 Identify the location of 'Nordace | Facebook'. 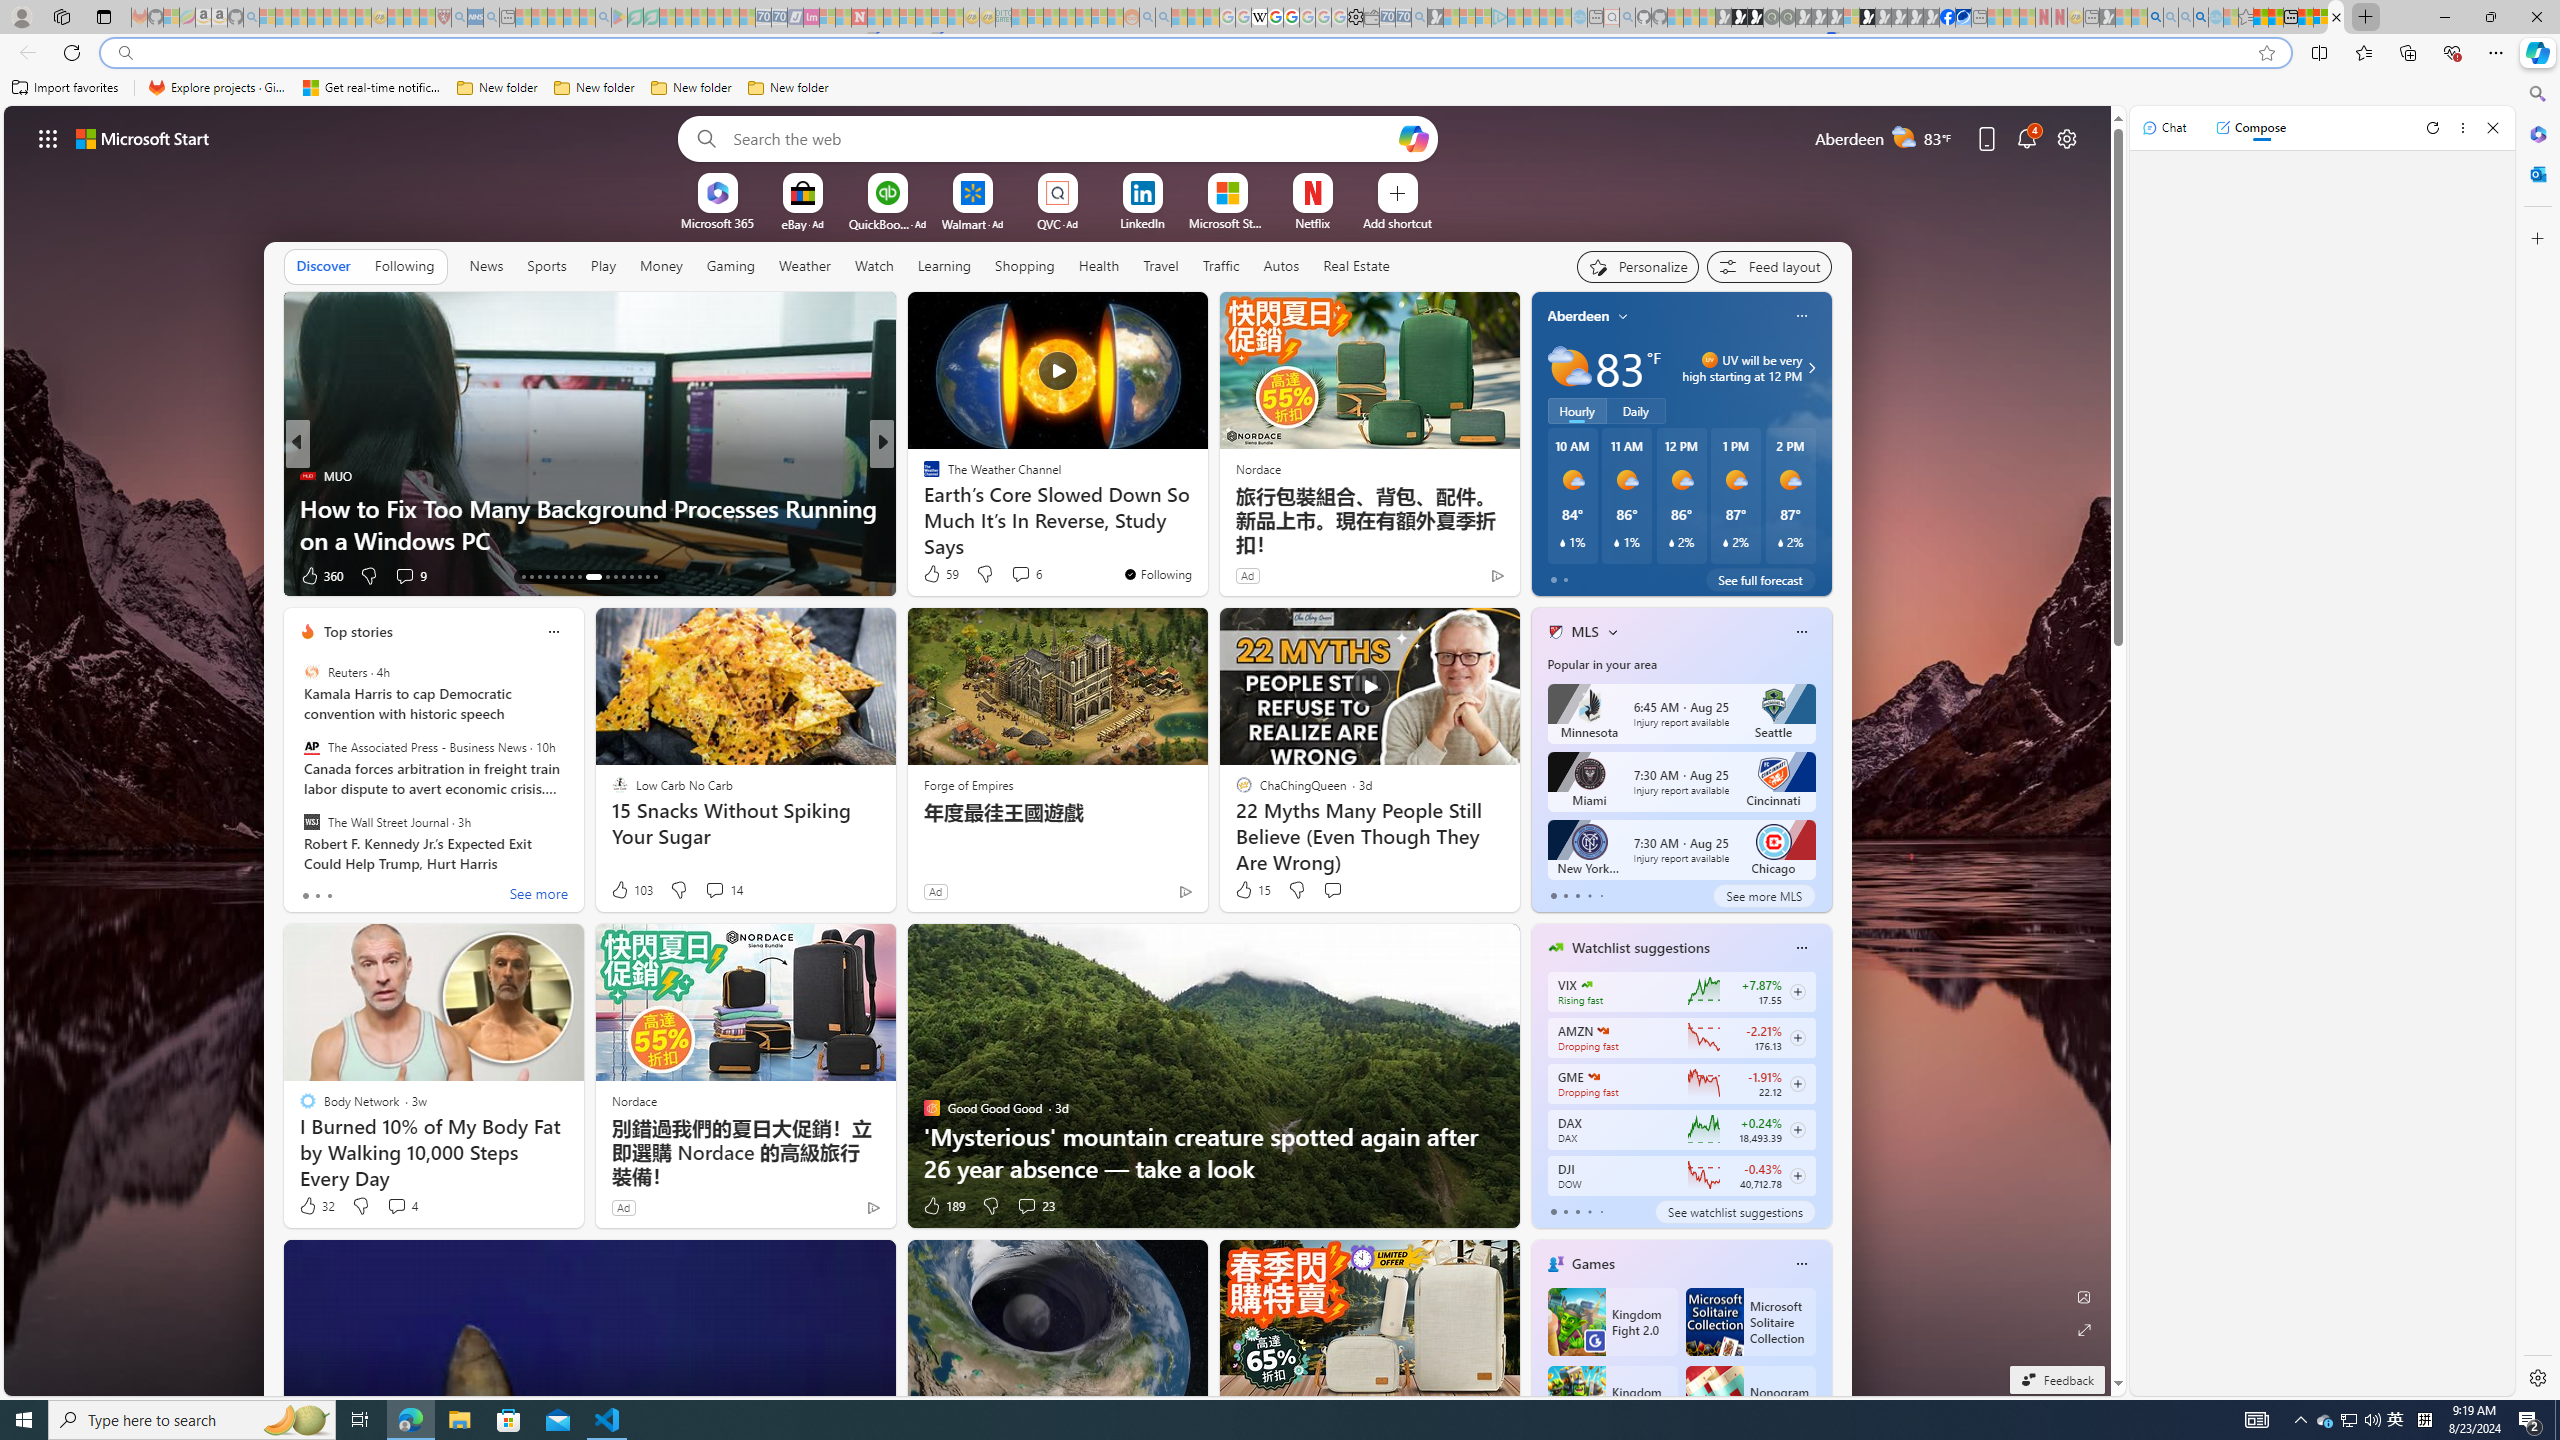
(1945, 16).